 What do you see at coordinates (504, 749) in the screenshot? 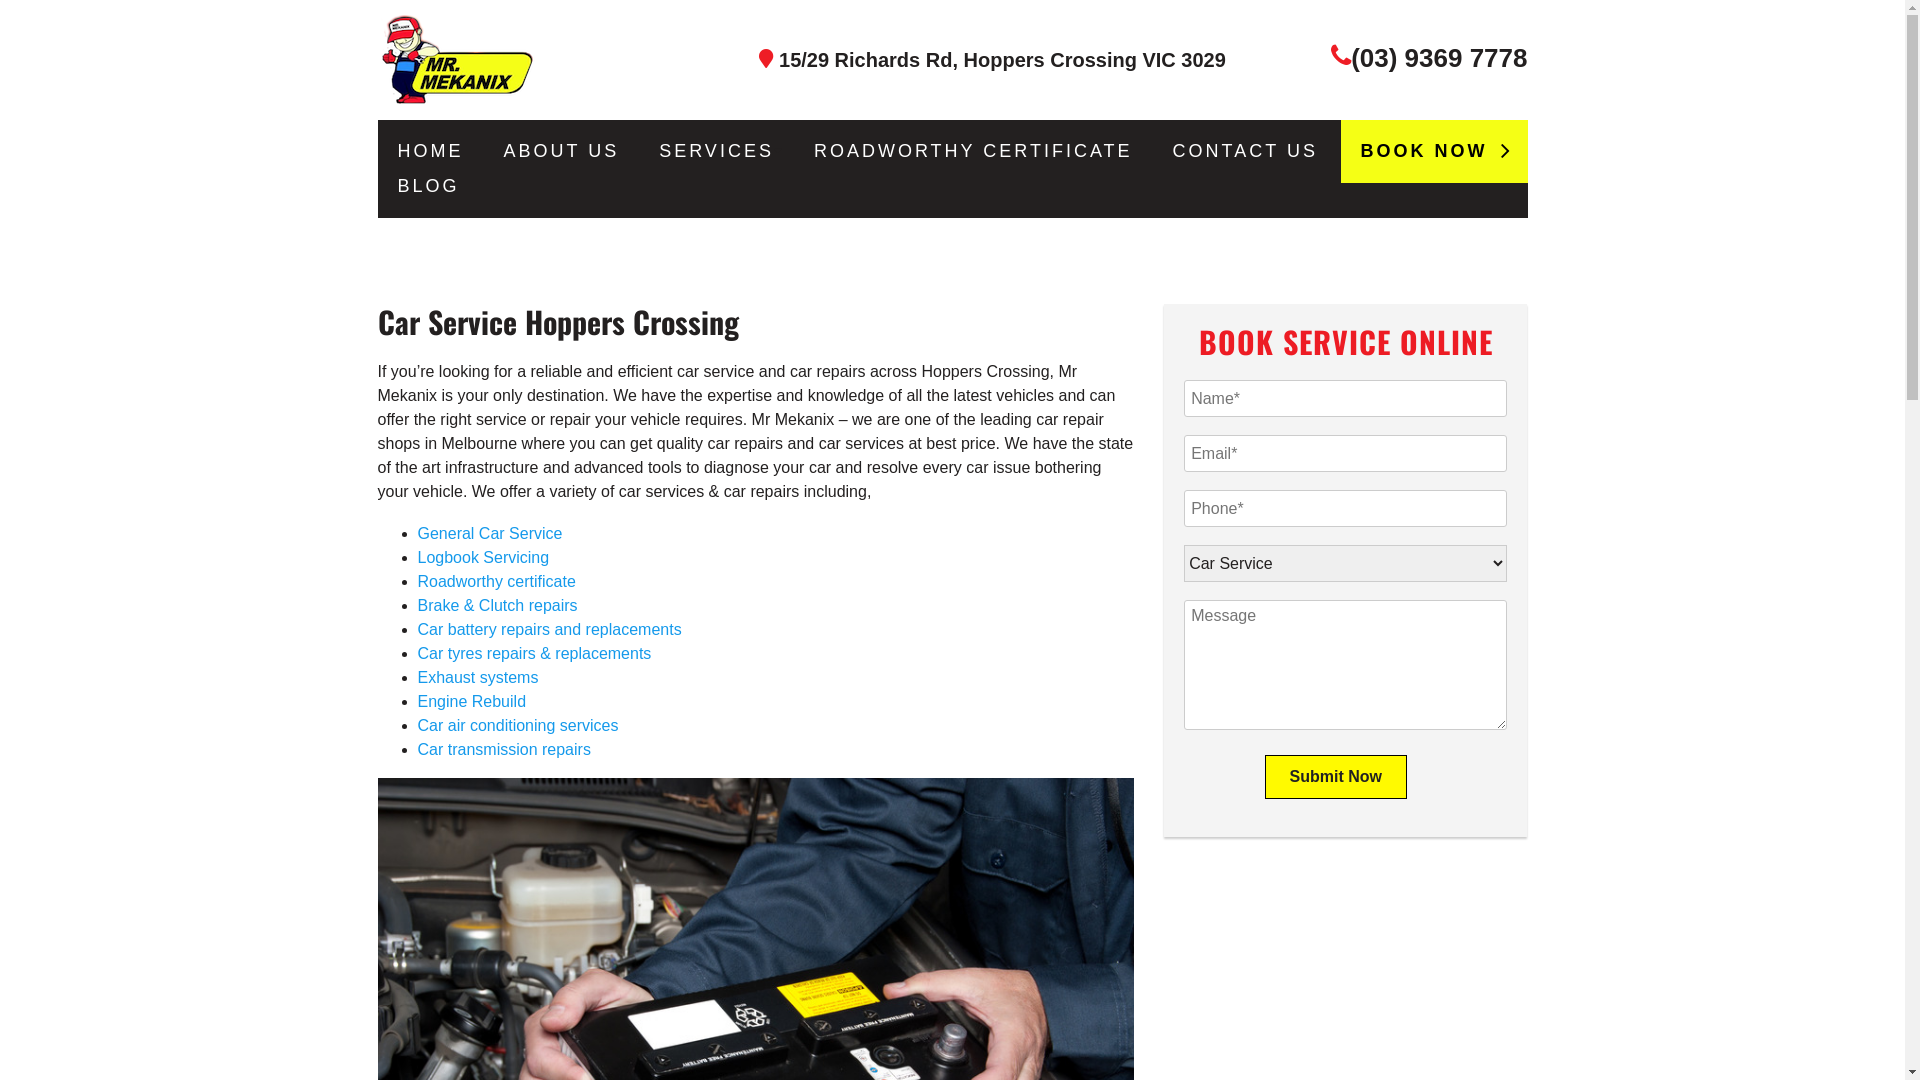
I see `'Car transmission repairs'` at bounding box center [504, 749].